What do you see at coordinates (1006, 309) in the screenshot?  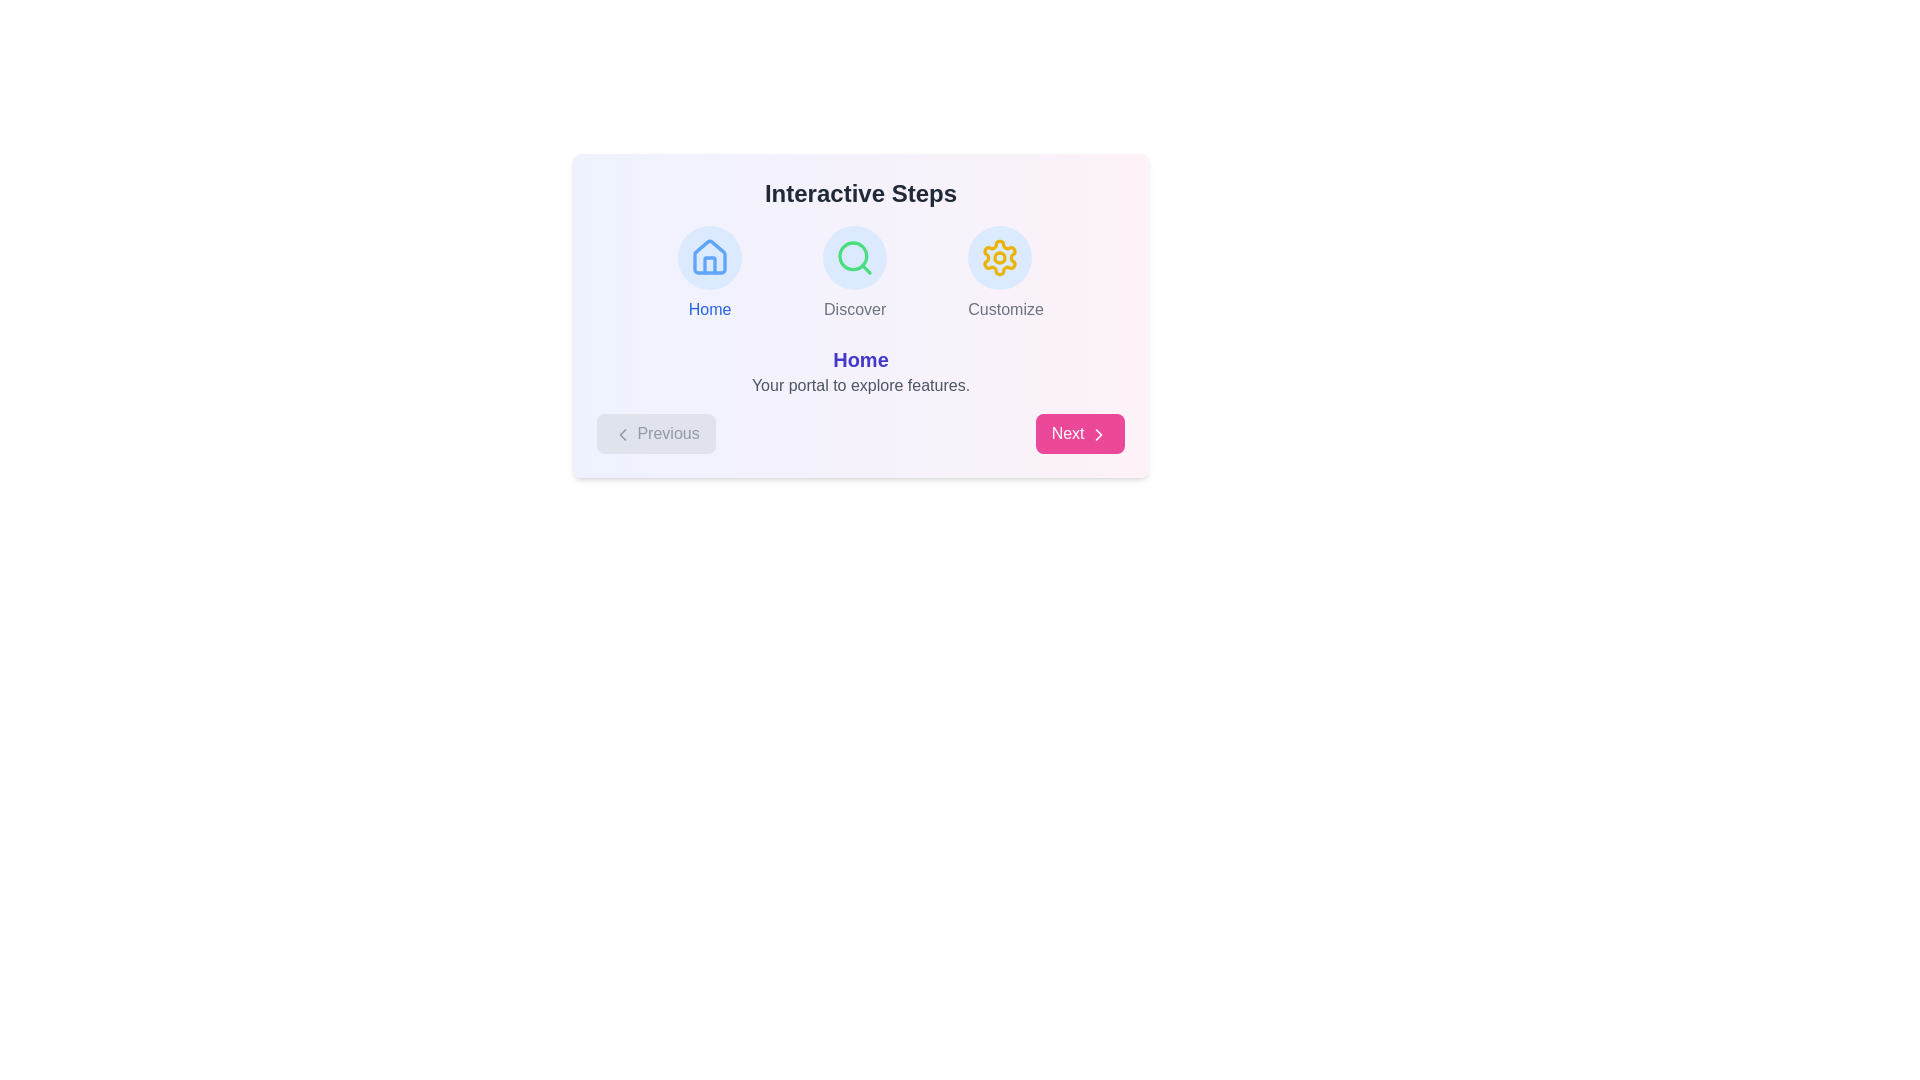 I see `the 'Customize' label, which is styled in a medium gray font and positioned directly beneath the yellow gear icon in the 'Interactive Steps' section` at bounding box center [1006, 309].